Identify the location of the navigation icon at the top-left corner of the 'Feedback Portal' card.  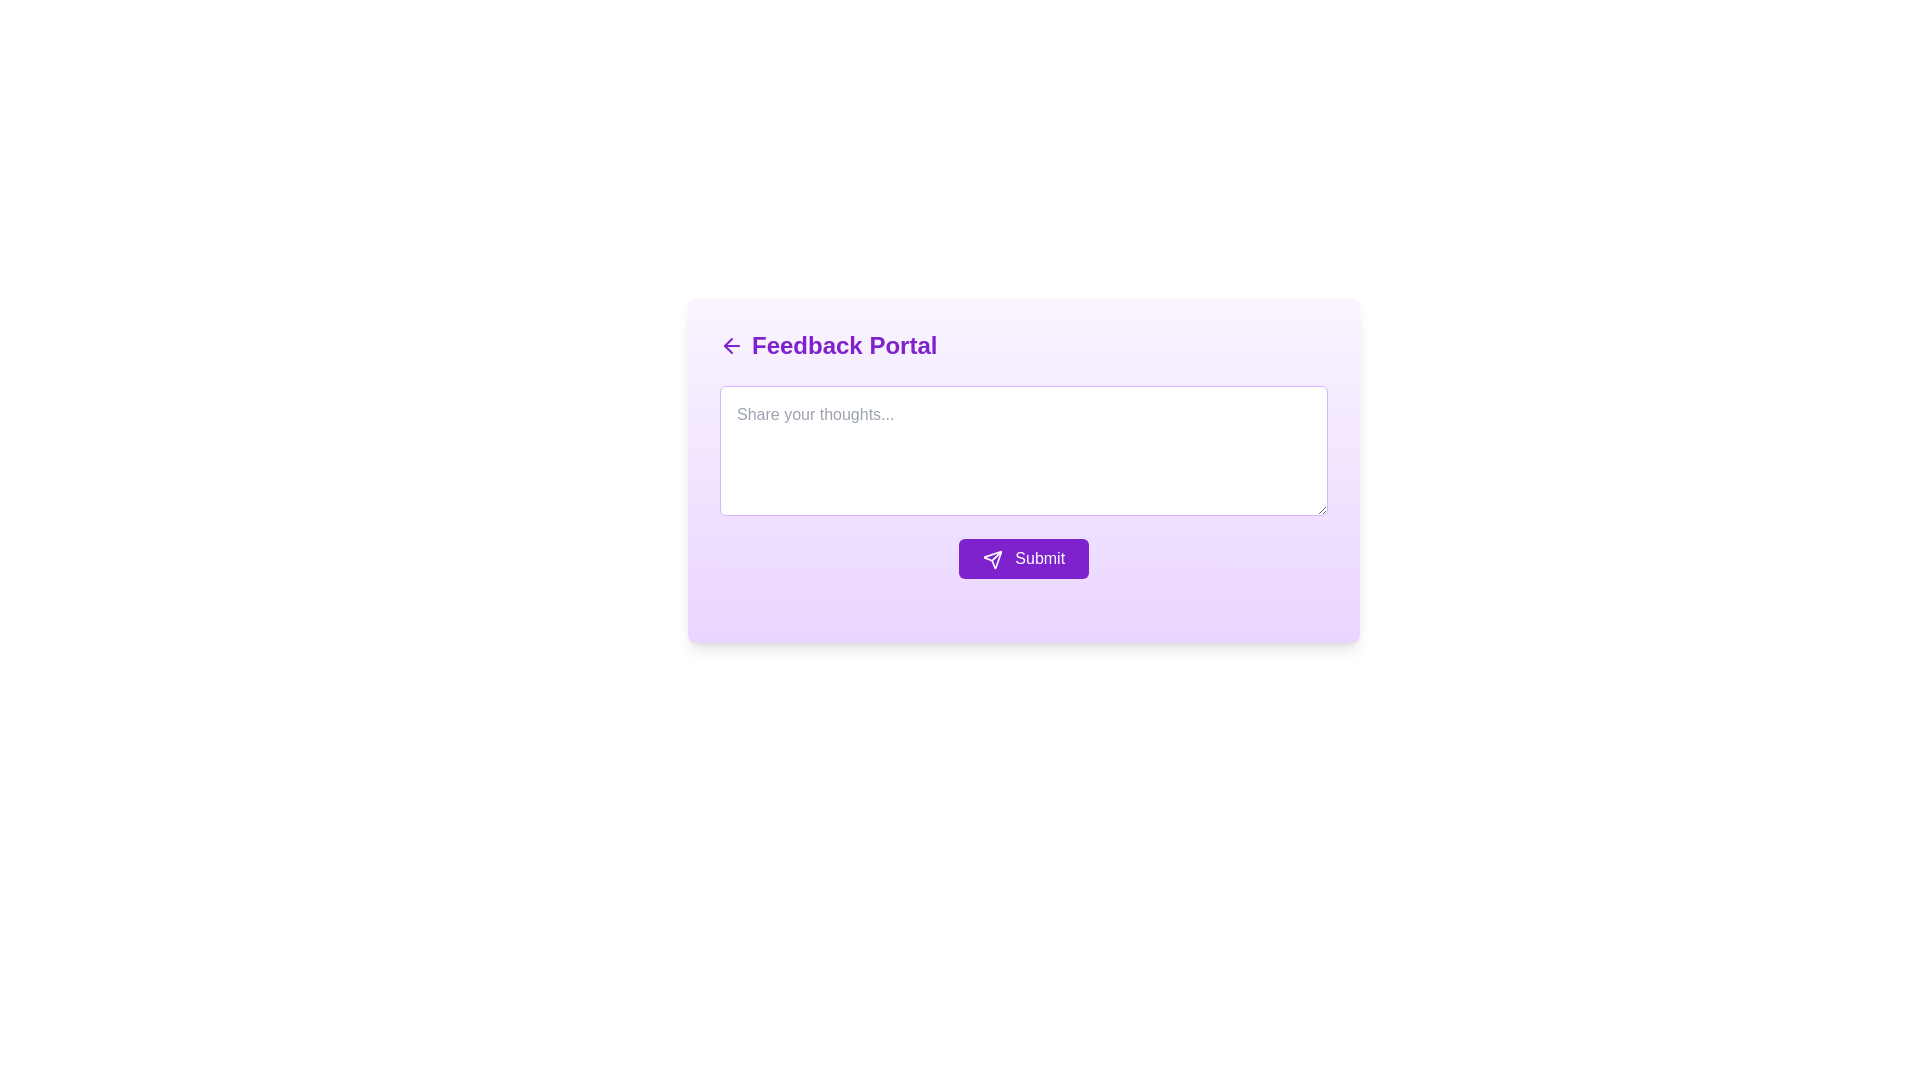
(730, 345).